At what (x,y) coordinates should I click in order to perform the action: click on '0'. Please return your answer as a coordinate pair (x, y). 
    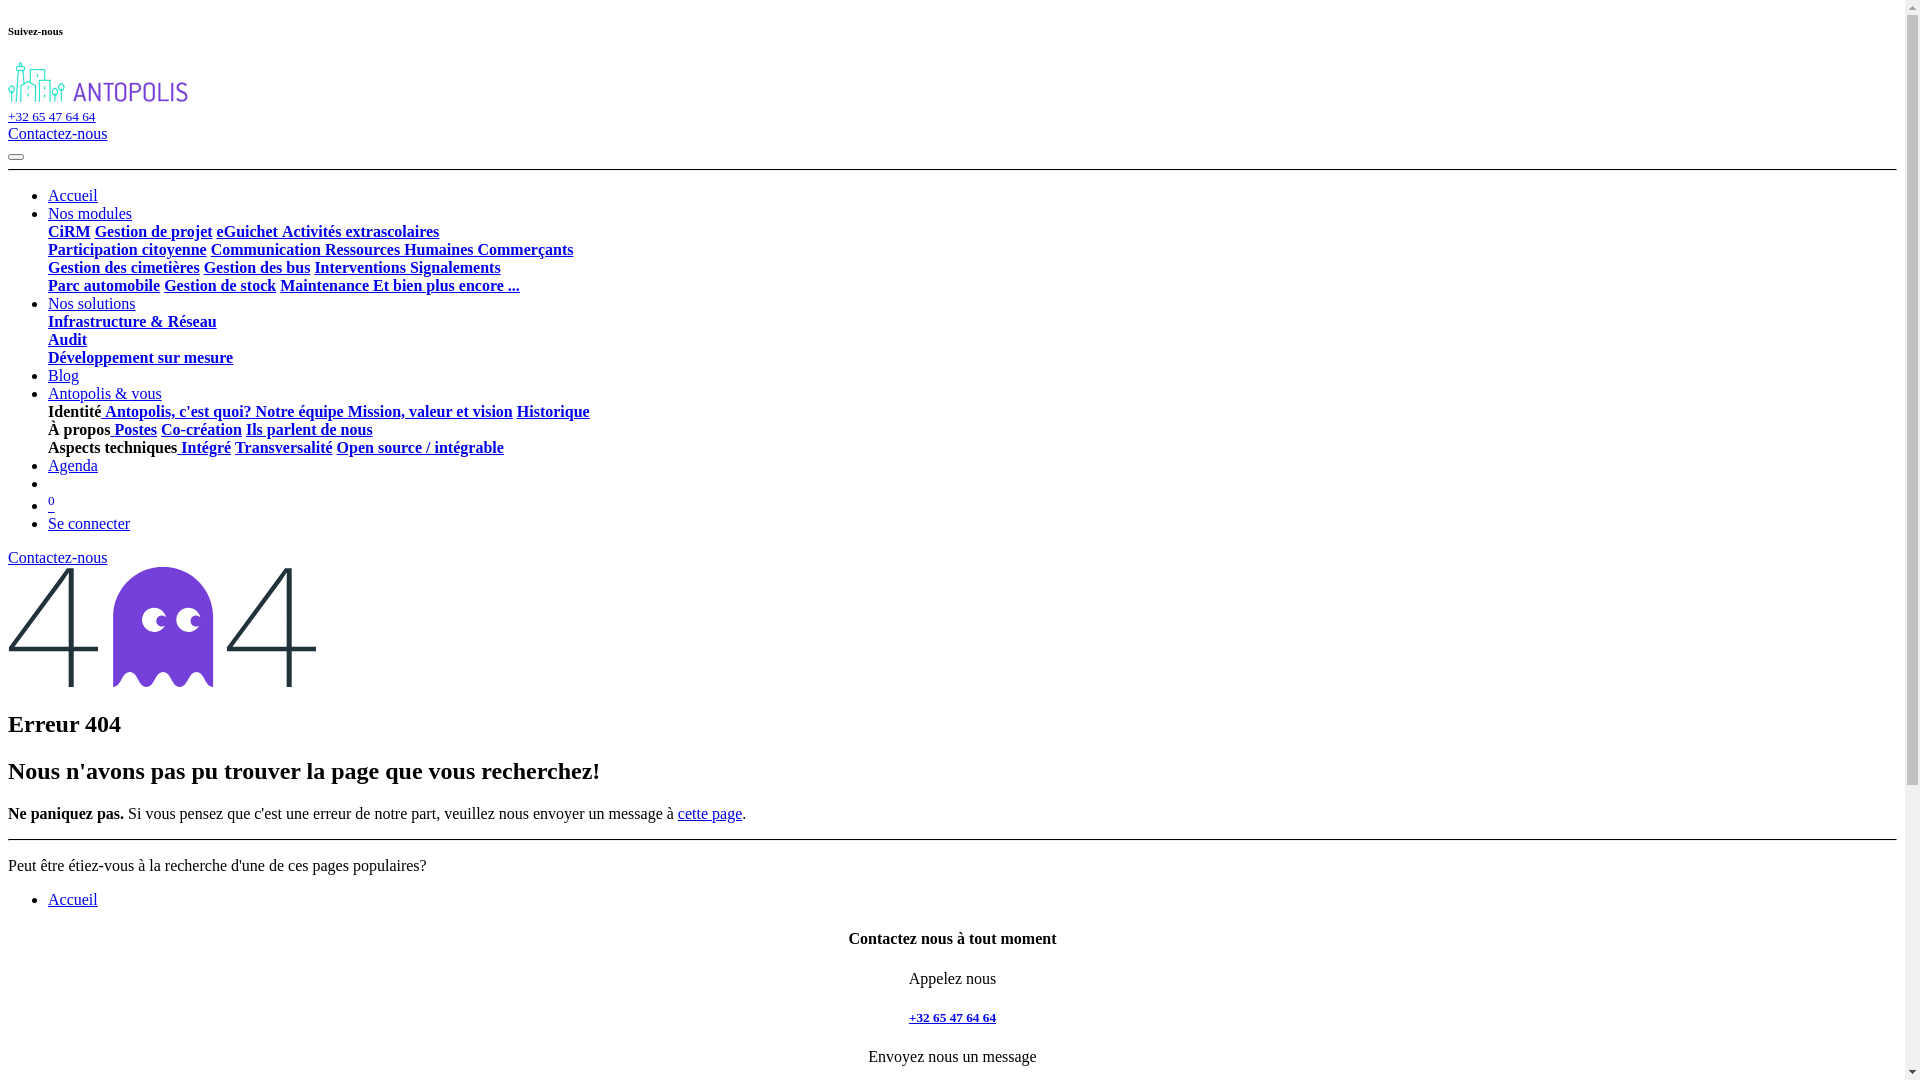
    Looking at the image, I should click on (51, 504).